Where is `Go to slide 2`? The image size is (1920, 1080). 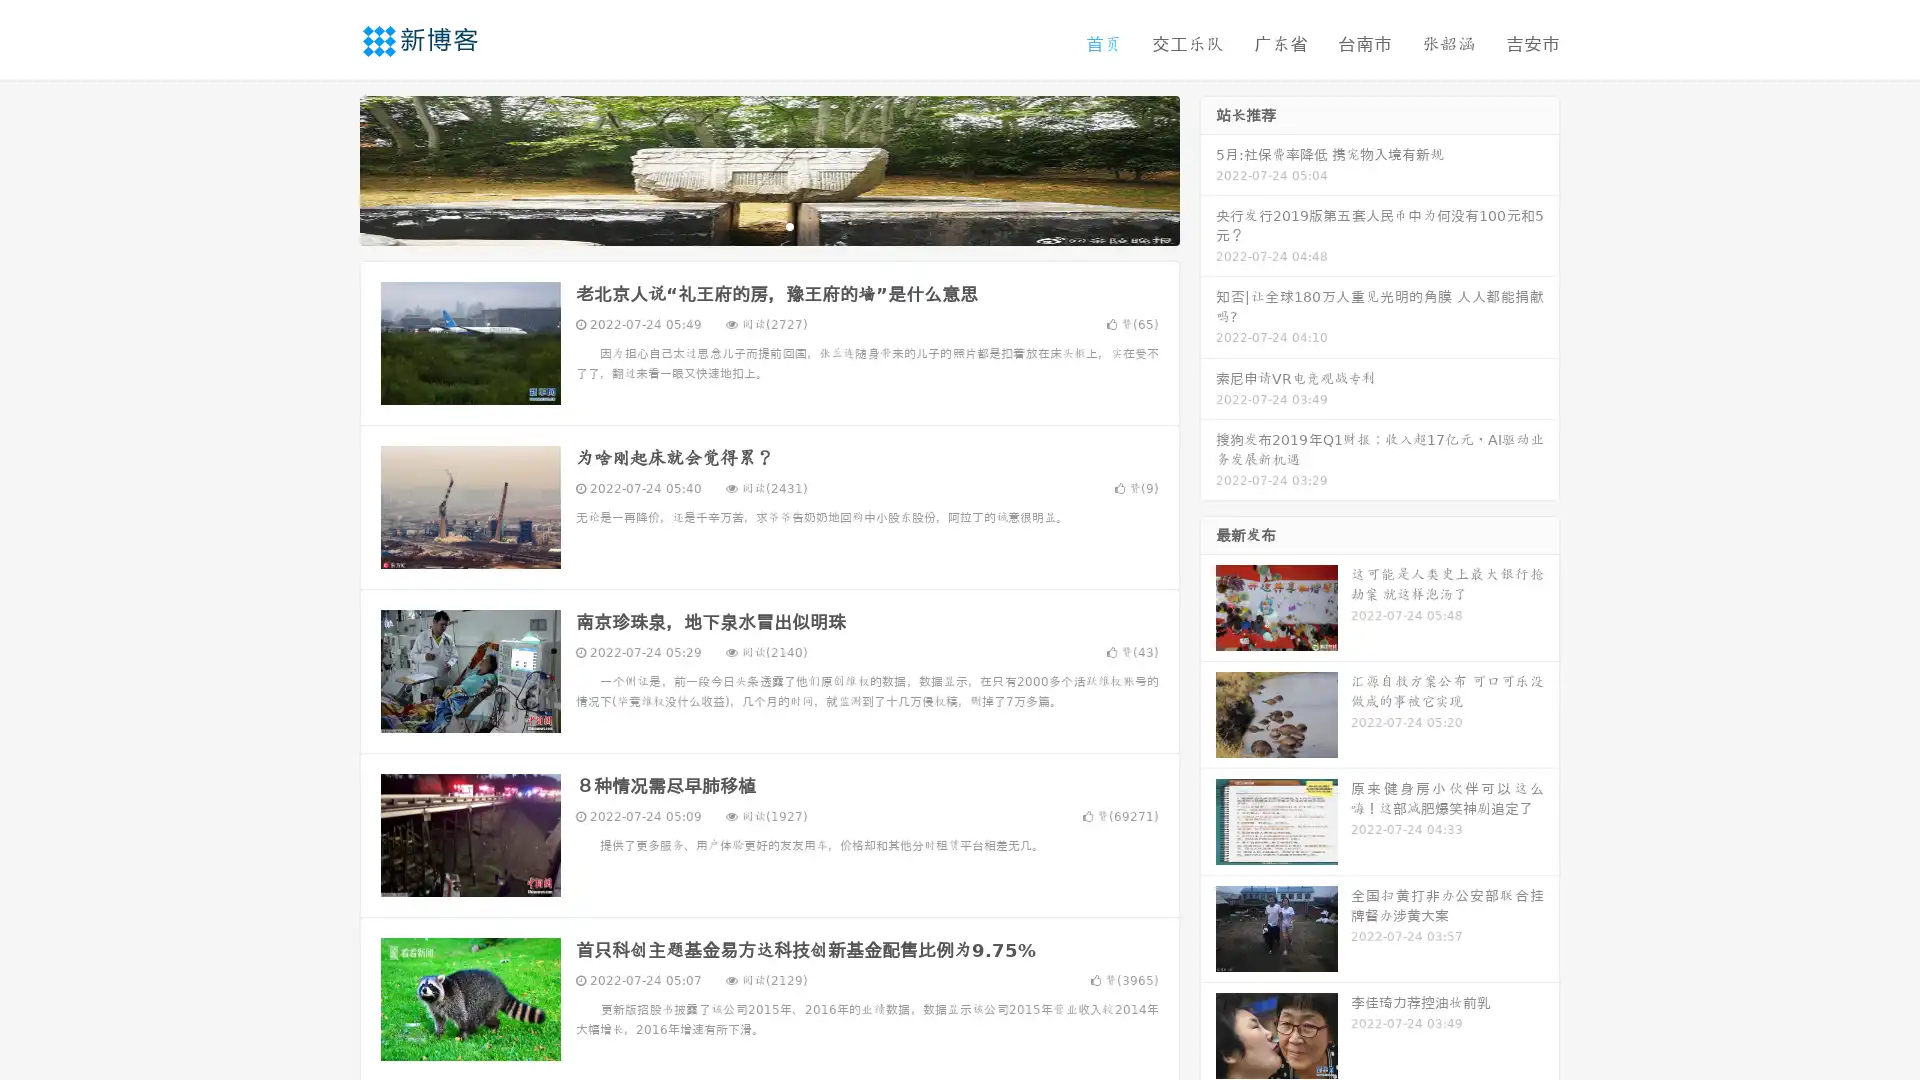 Go to slide 2 is located at coordinates (768, 225).